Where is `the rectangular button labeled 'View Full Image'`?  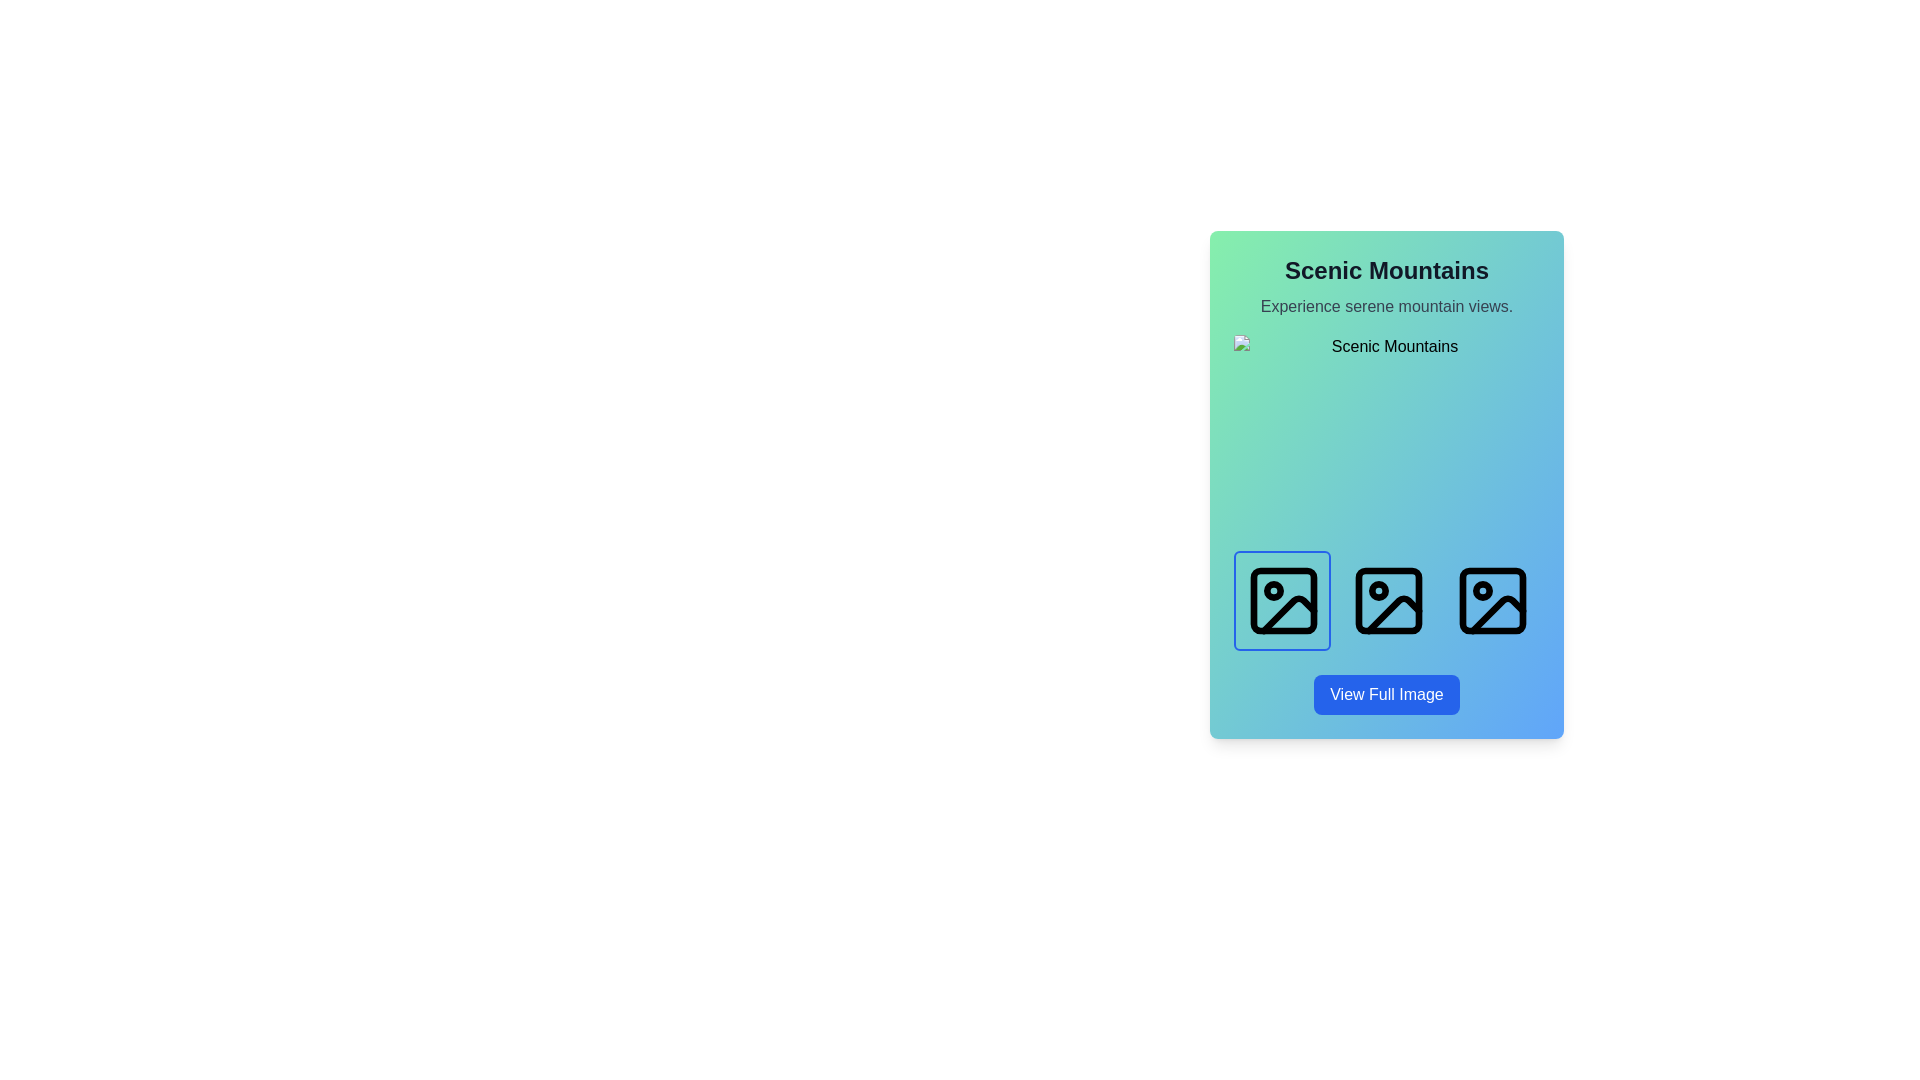 the rectangular button labeled 'View Full Image' is located at coordinates (1386, 693).